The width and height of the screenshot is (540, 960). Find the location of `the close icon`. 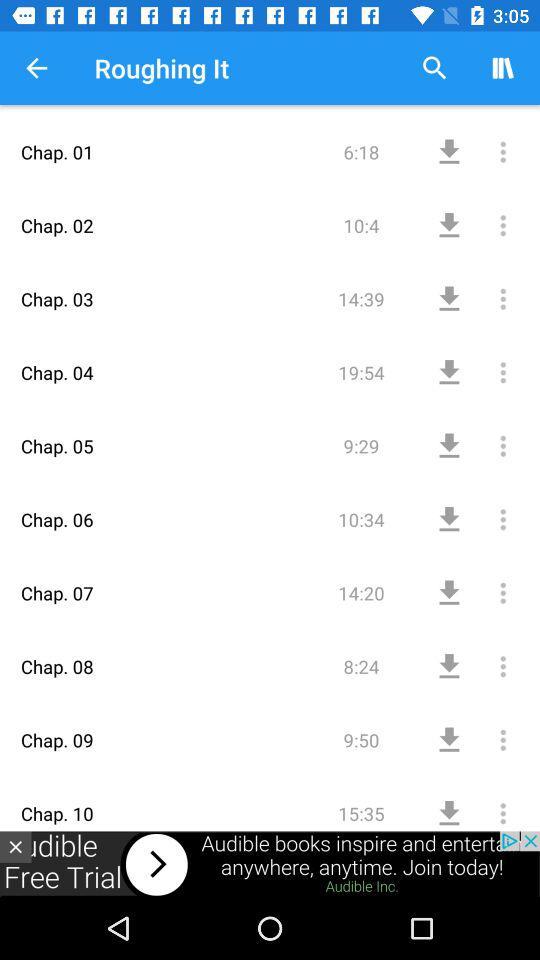

the close icon is located at coordinates (14, 846).